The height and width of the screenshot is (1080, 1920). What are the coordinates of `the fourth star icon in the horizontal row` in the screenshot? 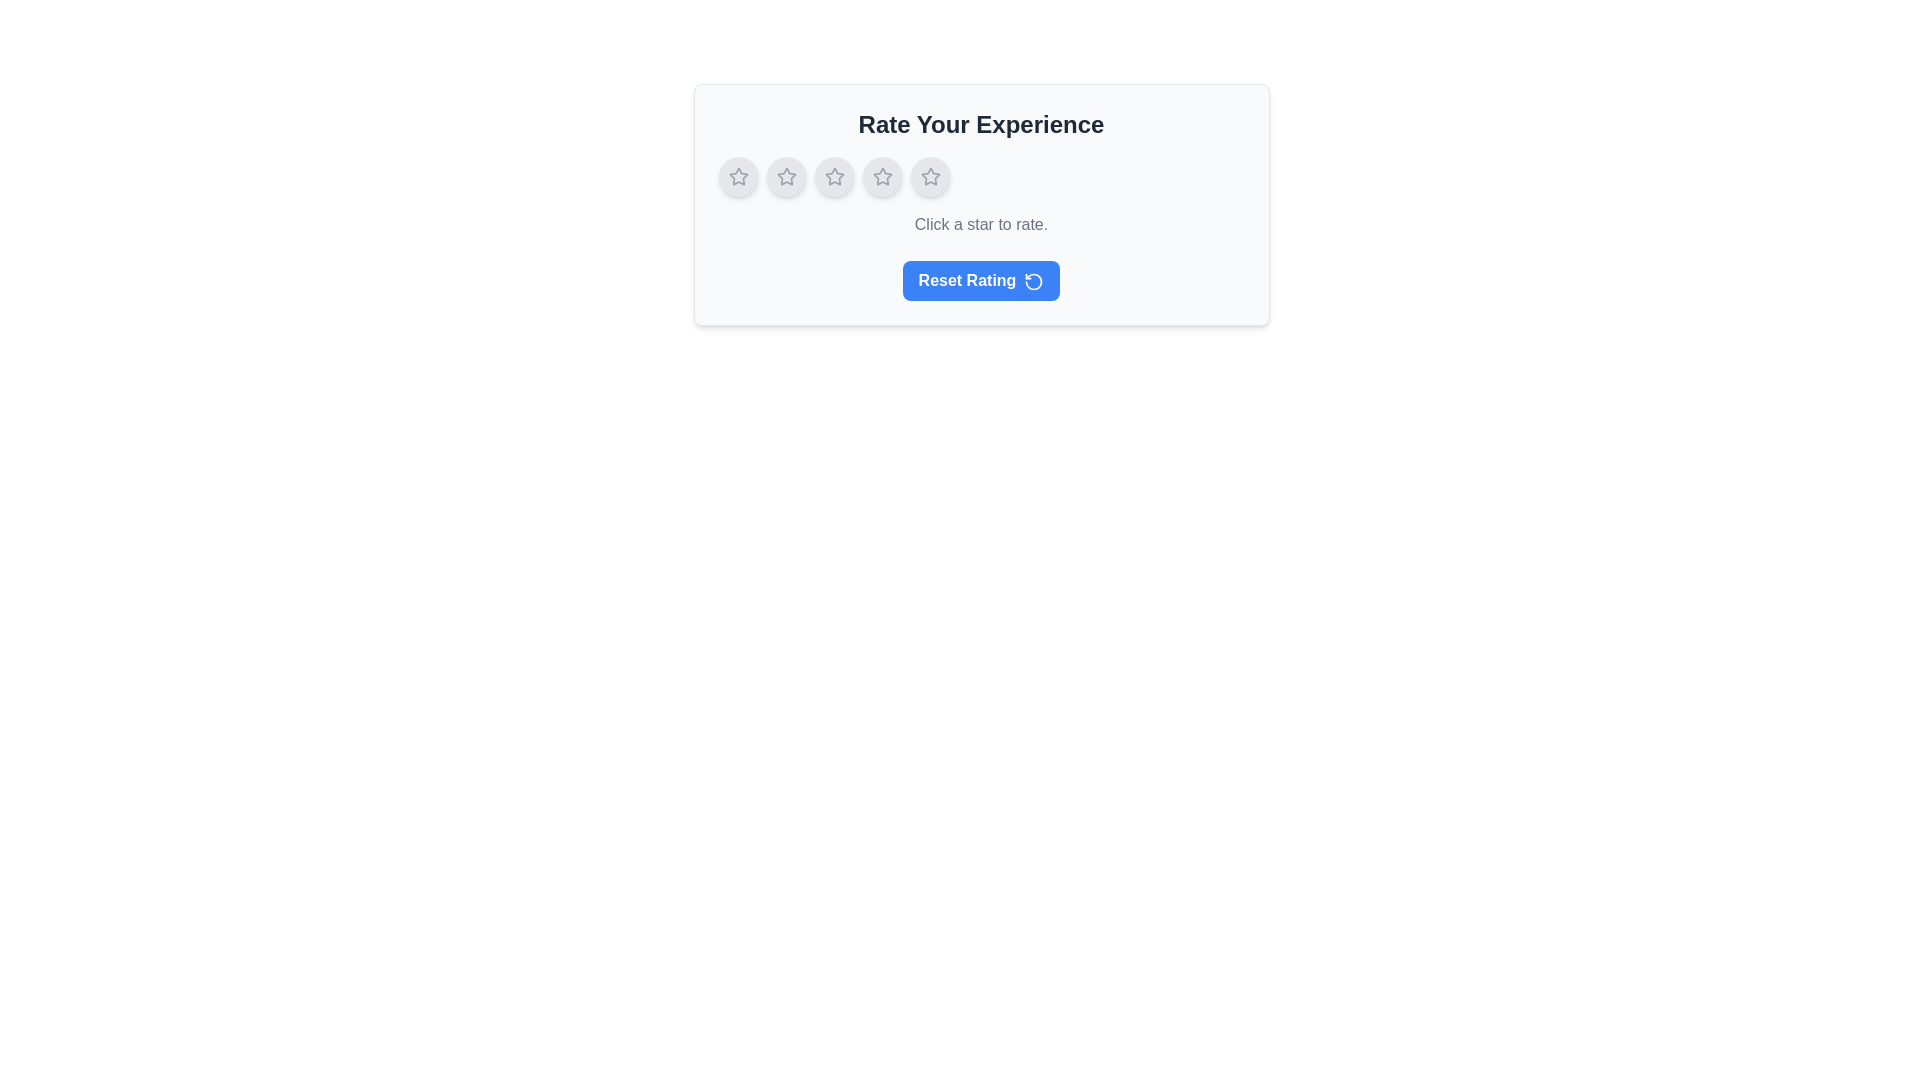 It's located at (881, 175).